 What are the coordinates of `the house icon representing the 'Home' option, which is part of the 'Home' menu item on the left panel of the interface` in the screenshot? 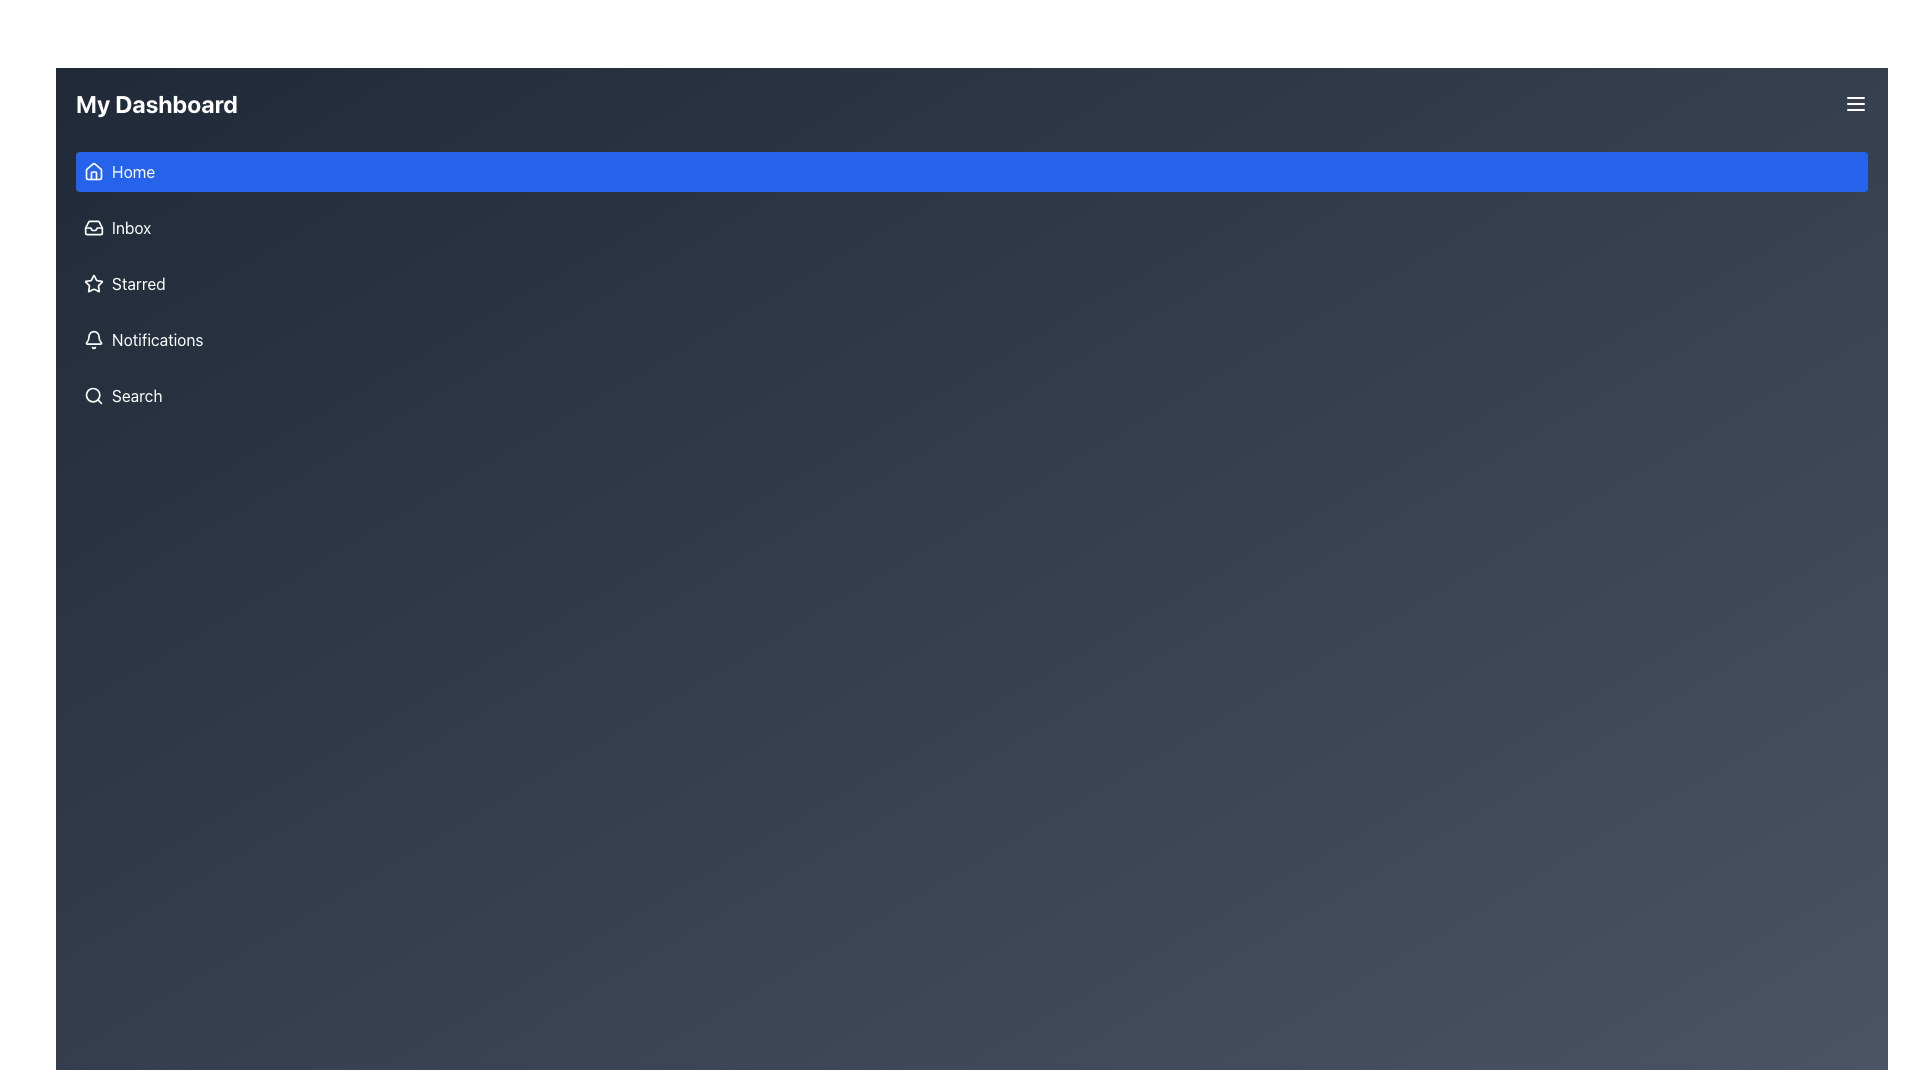 It's located at (93, 171).